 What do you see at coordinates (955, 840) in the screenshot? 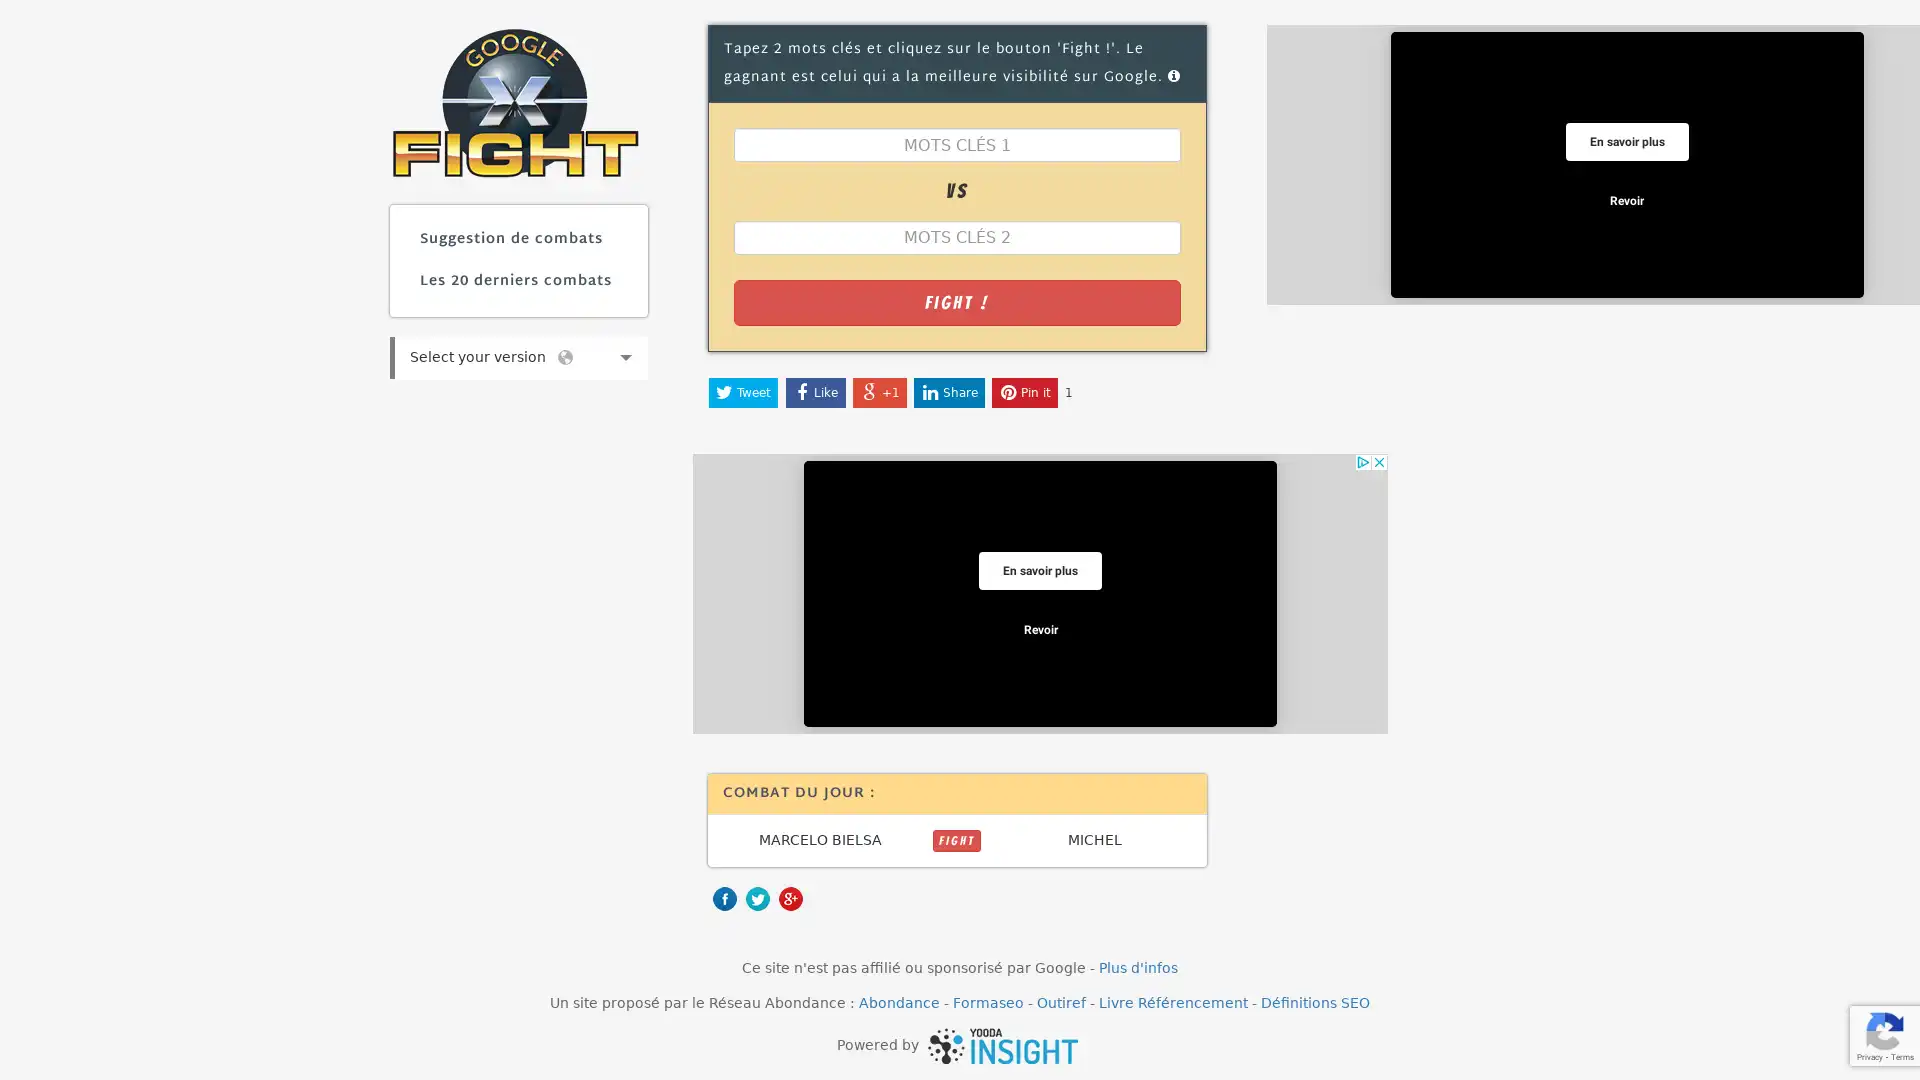
I see `FIGHT` at bounding box center [955, 840].